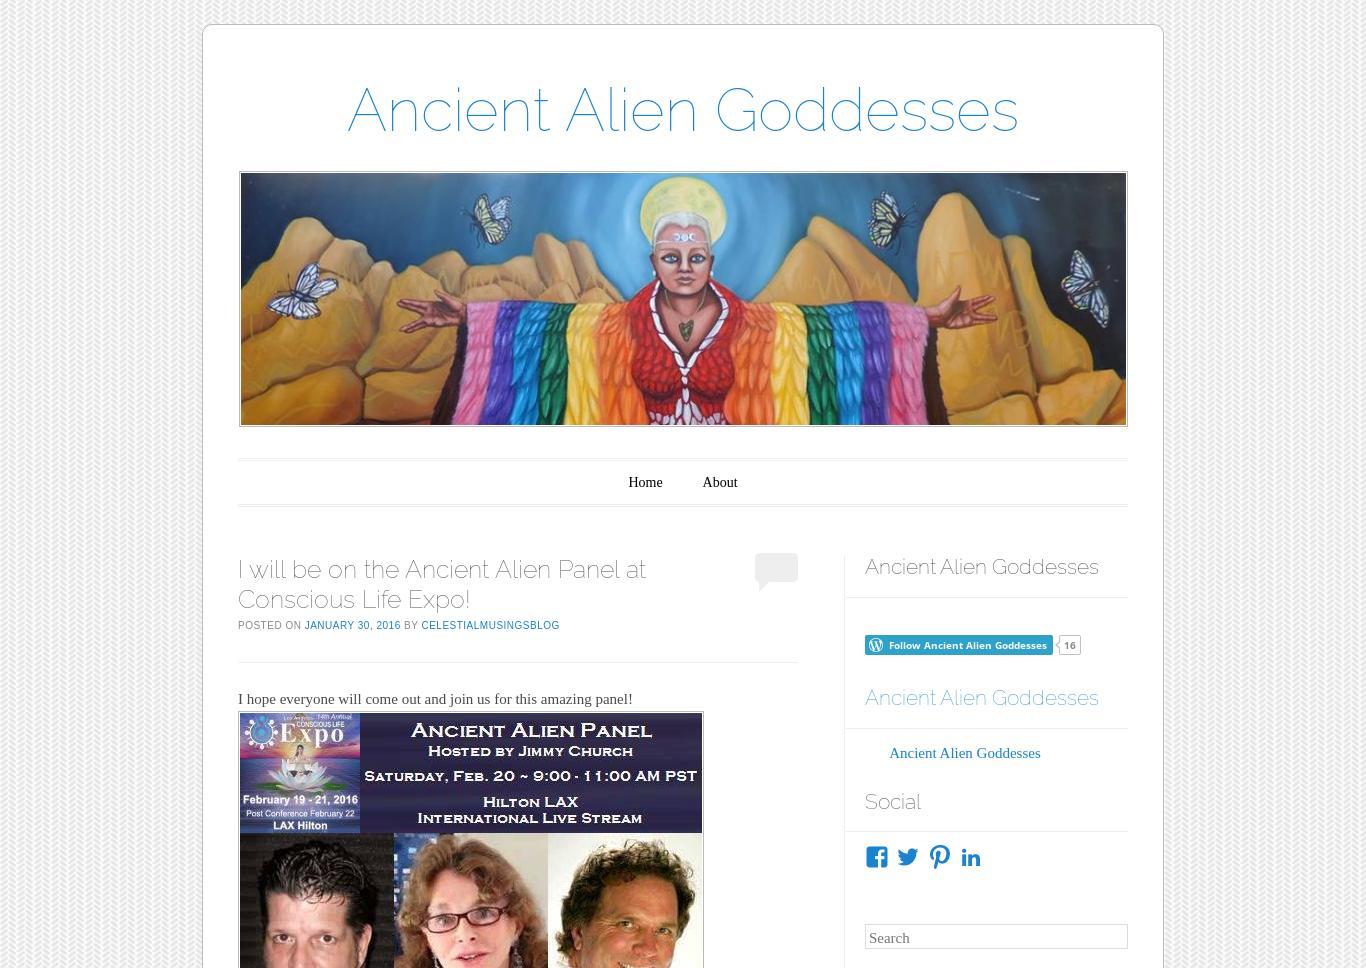 The image size is (1366, 968). What do you see at coordinates (237, 583) in the screenshot?
I see `'I will be on the Ancient Alien Panel at Conscious Life Expo!'` at bounding box center [237, 583].